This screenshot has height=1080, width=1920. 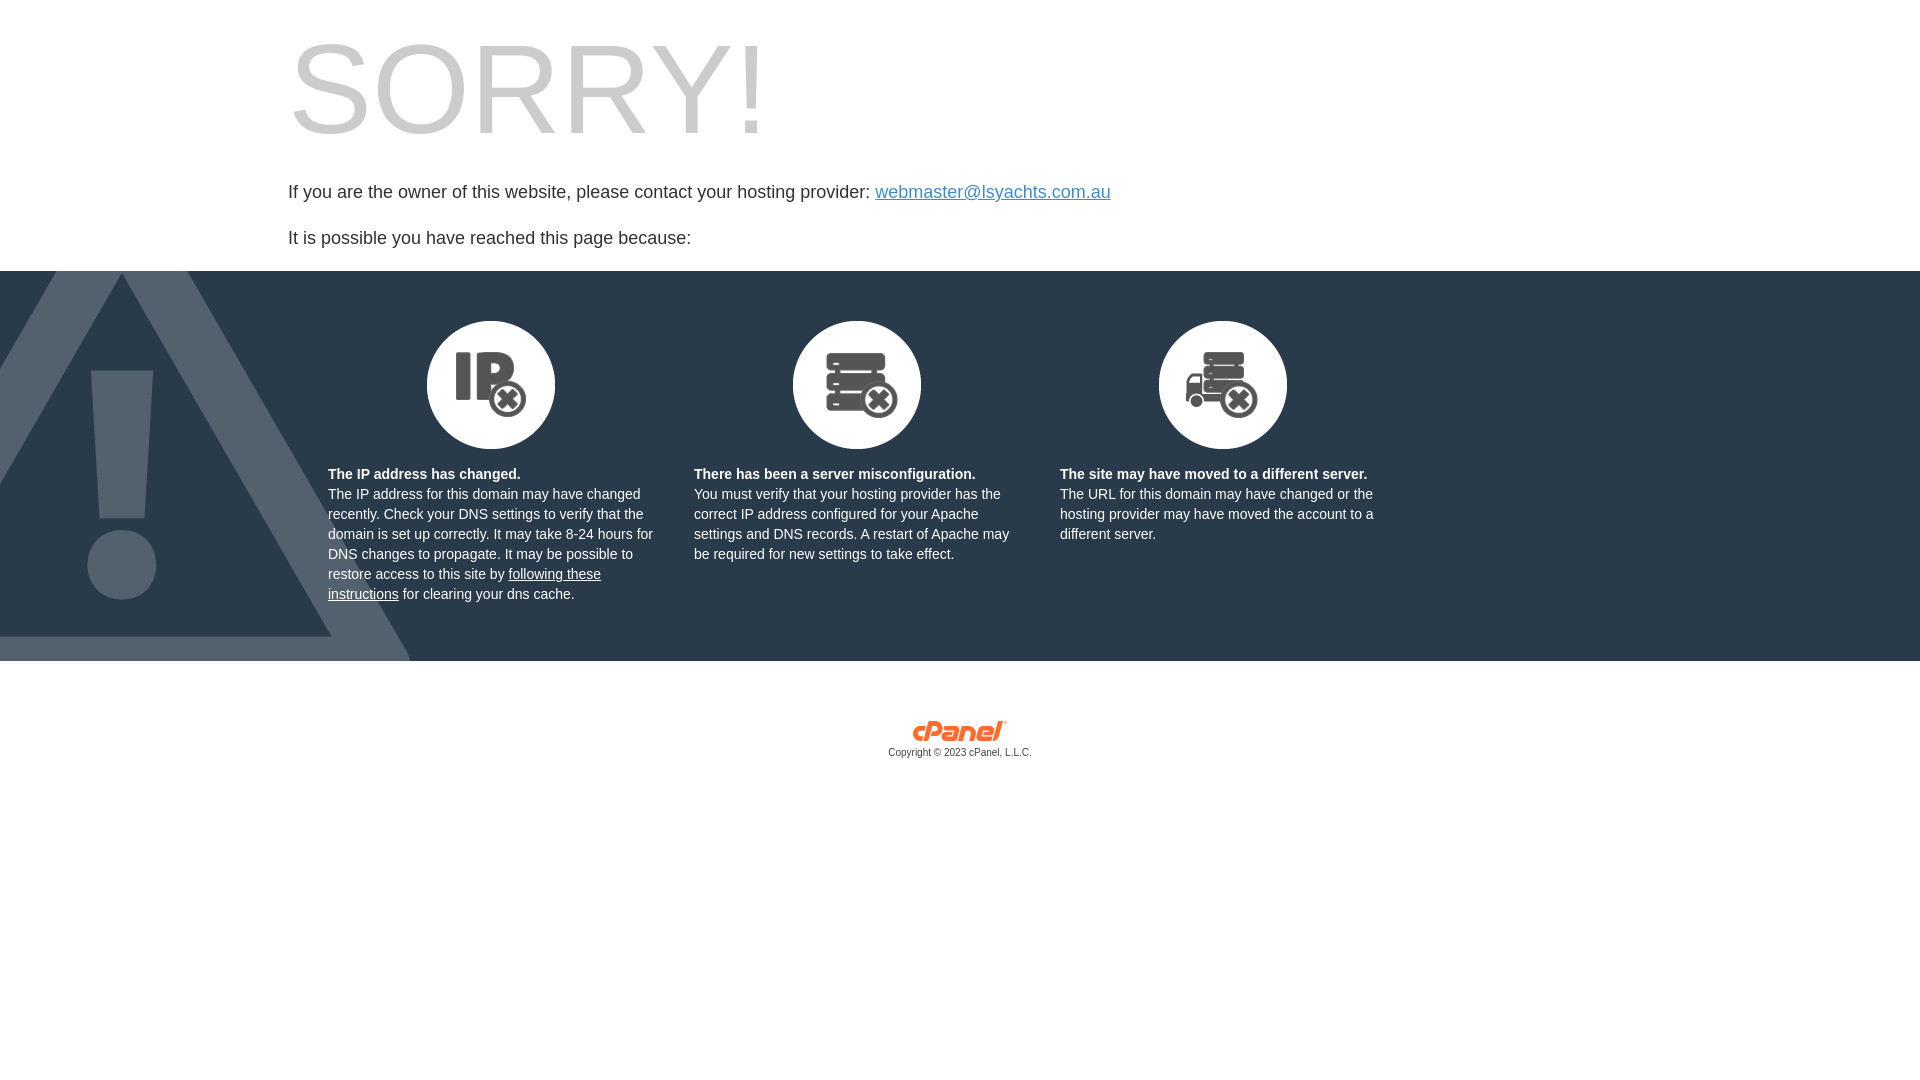 I want to click on 'following these instructions', so click(x=463, y=583).